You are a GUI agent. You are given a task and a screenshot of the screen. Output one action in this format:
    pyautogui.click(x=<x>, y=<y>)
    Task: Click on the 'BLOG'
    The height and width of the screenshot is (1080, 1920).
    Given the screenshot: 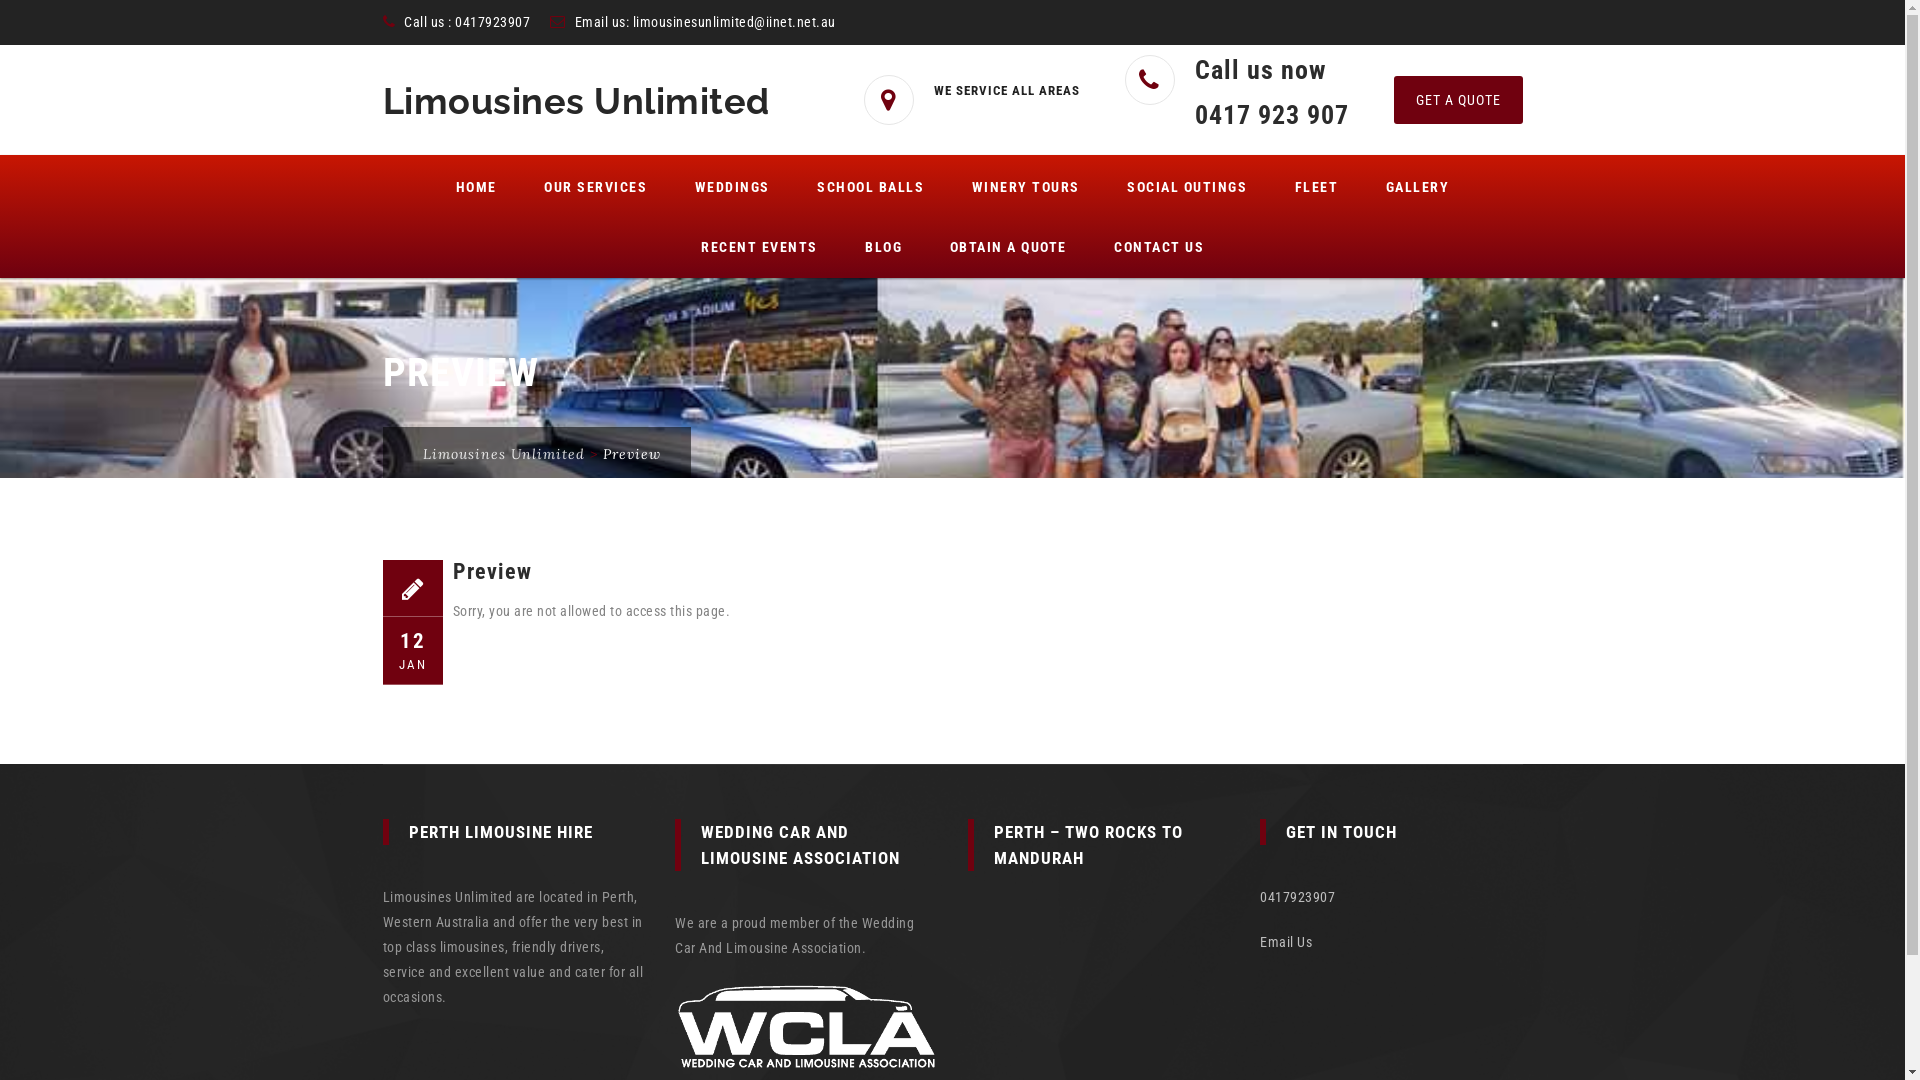 What is the action you would take?
    pyautogui.click(x=882, y=245)
    